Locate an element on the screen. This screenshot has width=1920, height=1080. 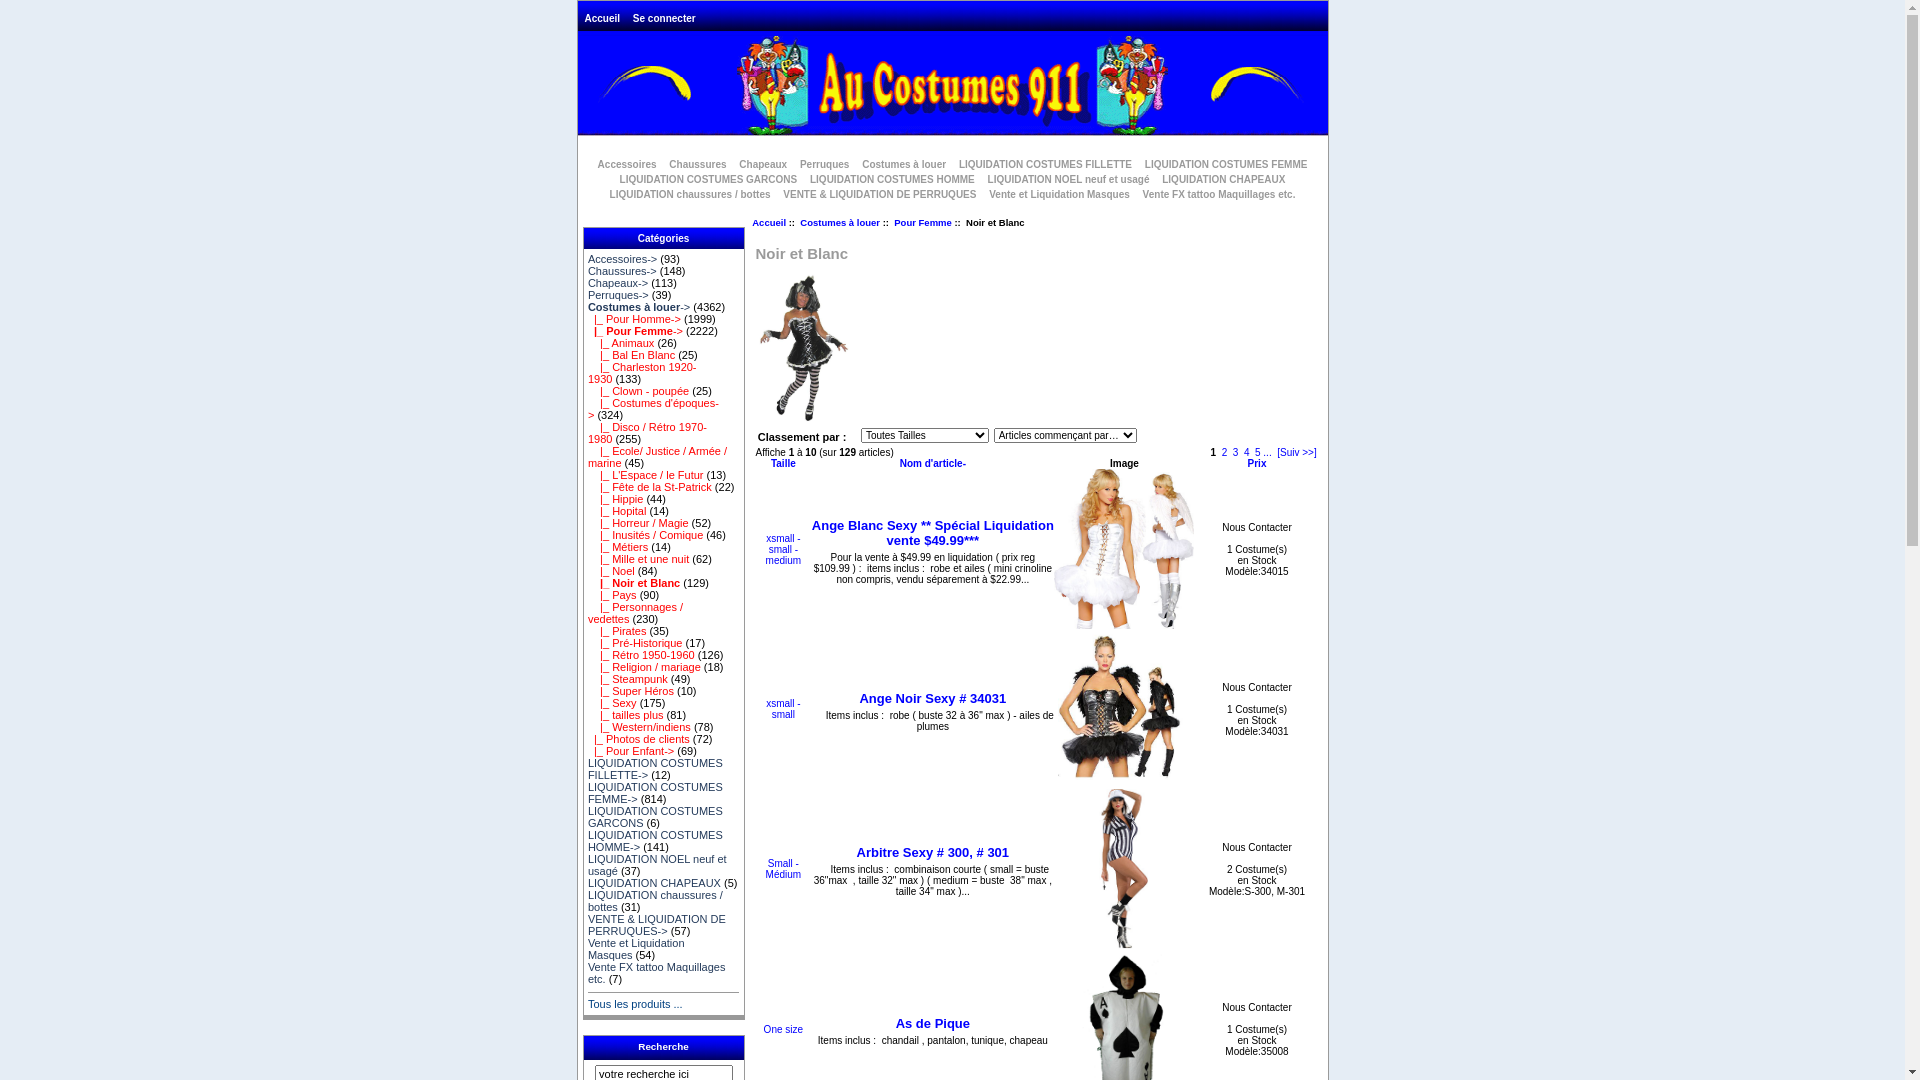
'    |_ Sexy' is located at coordinates (611, 701).